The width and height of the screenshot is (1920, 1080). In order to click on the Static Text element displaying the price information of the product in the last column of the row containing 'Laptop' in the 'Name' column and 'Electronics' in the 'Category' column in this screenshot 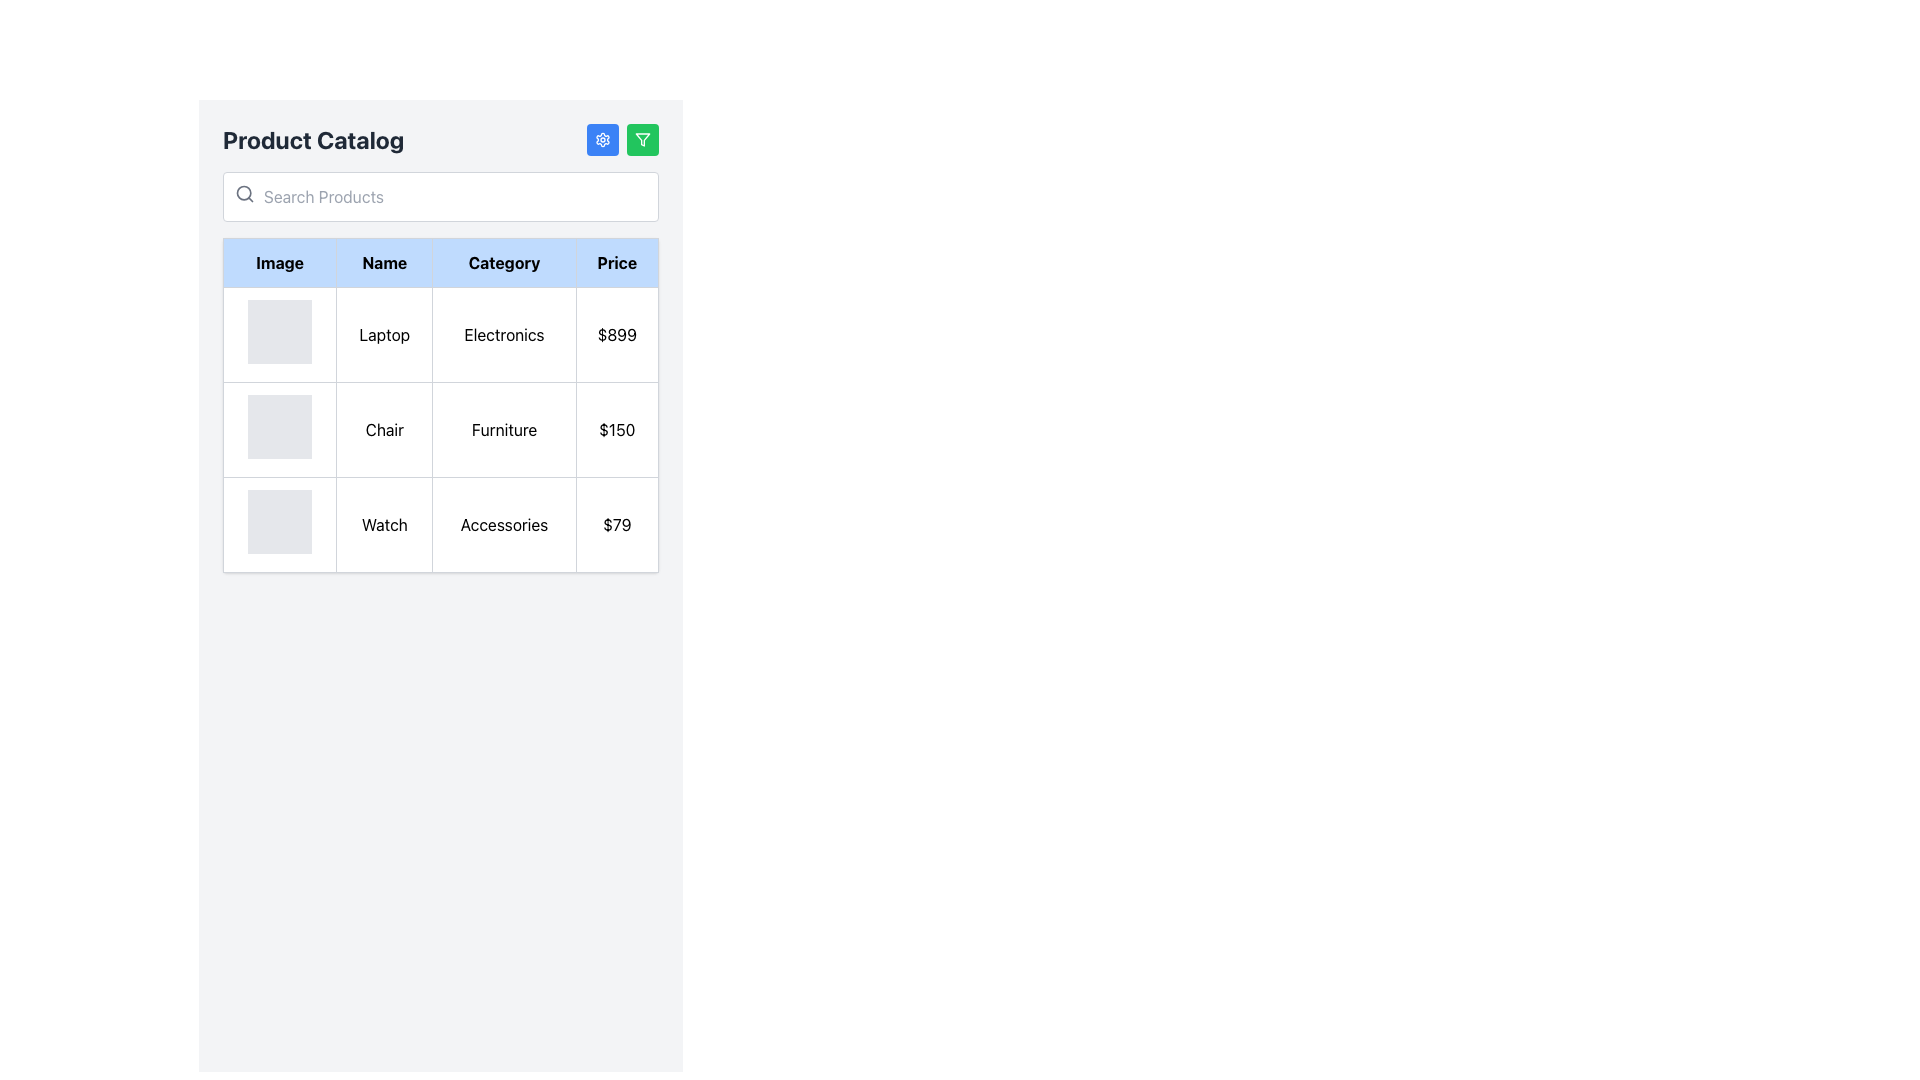, I will do `click(616, 334)`.